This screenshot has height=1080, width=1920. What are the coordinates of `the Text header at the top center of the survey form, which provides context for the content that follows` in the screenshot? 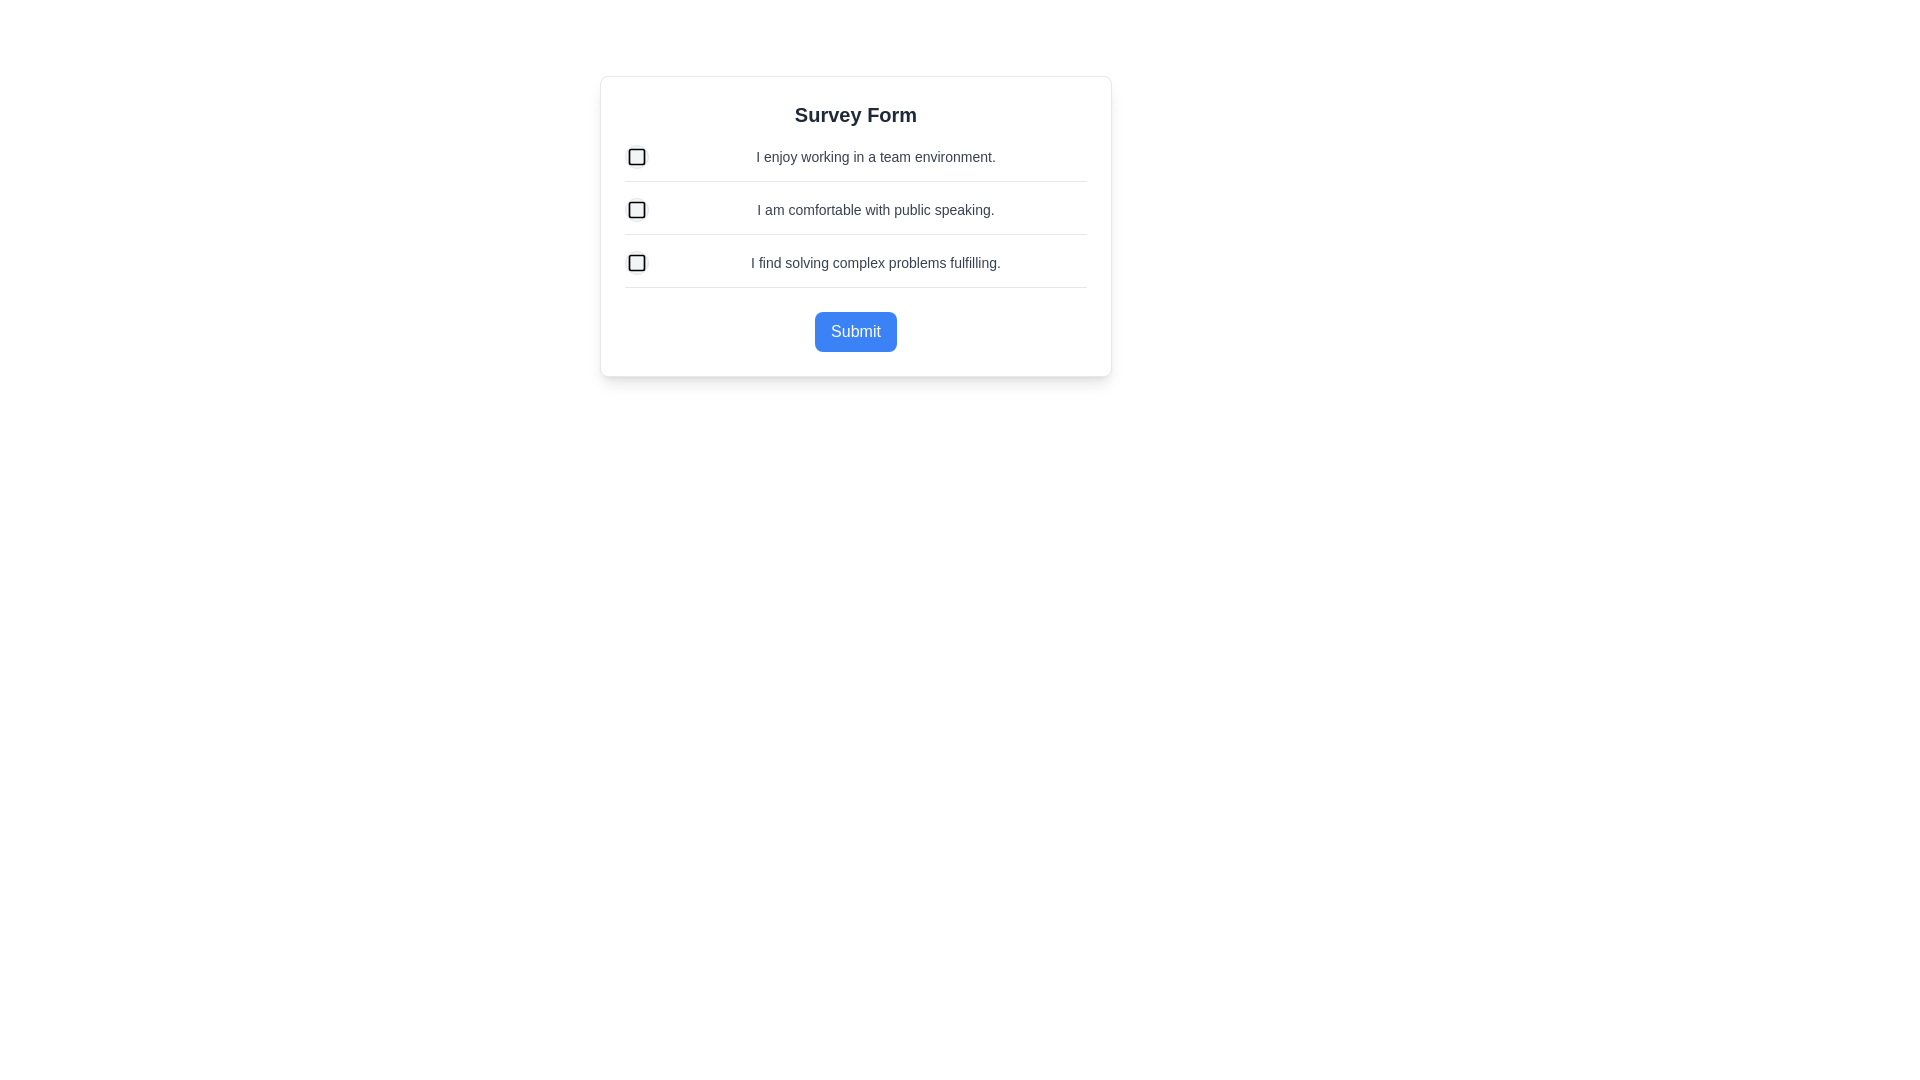 It's located at (855, 115).